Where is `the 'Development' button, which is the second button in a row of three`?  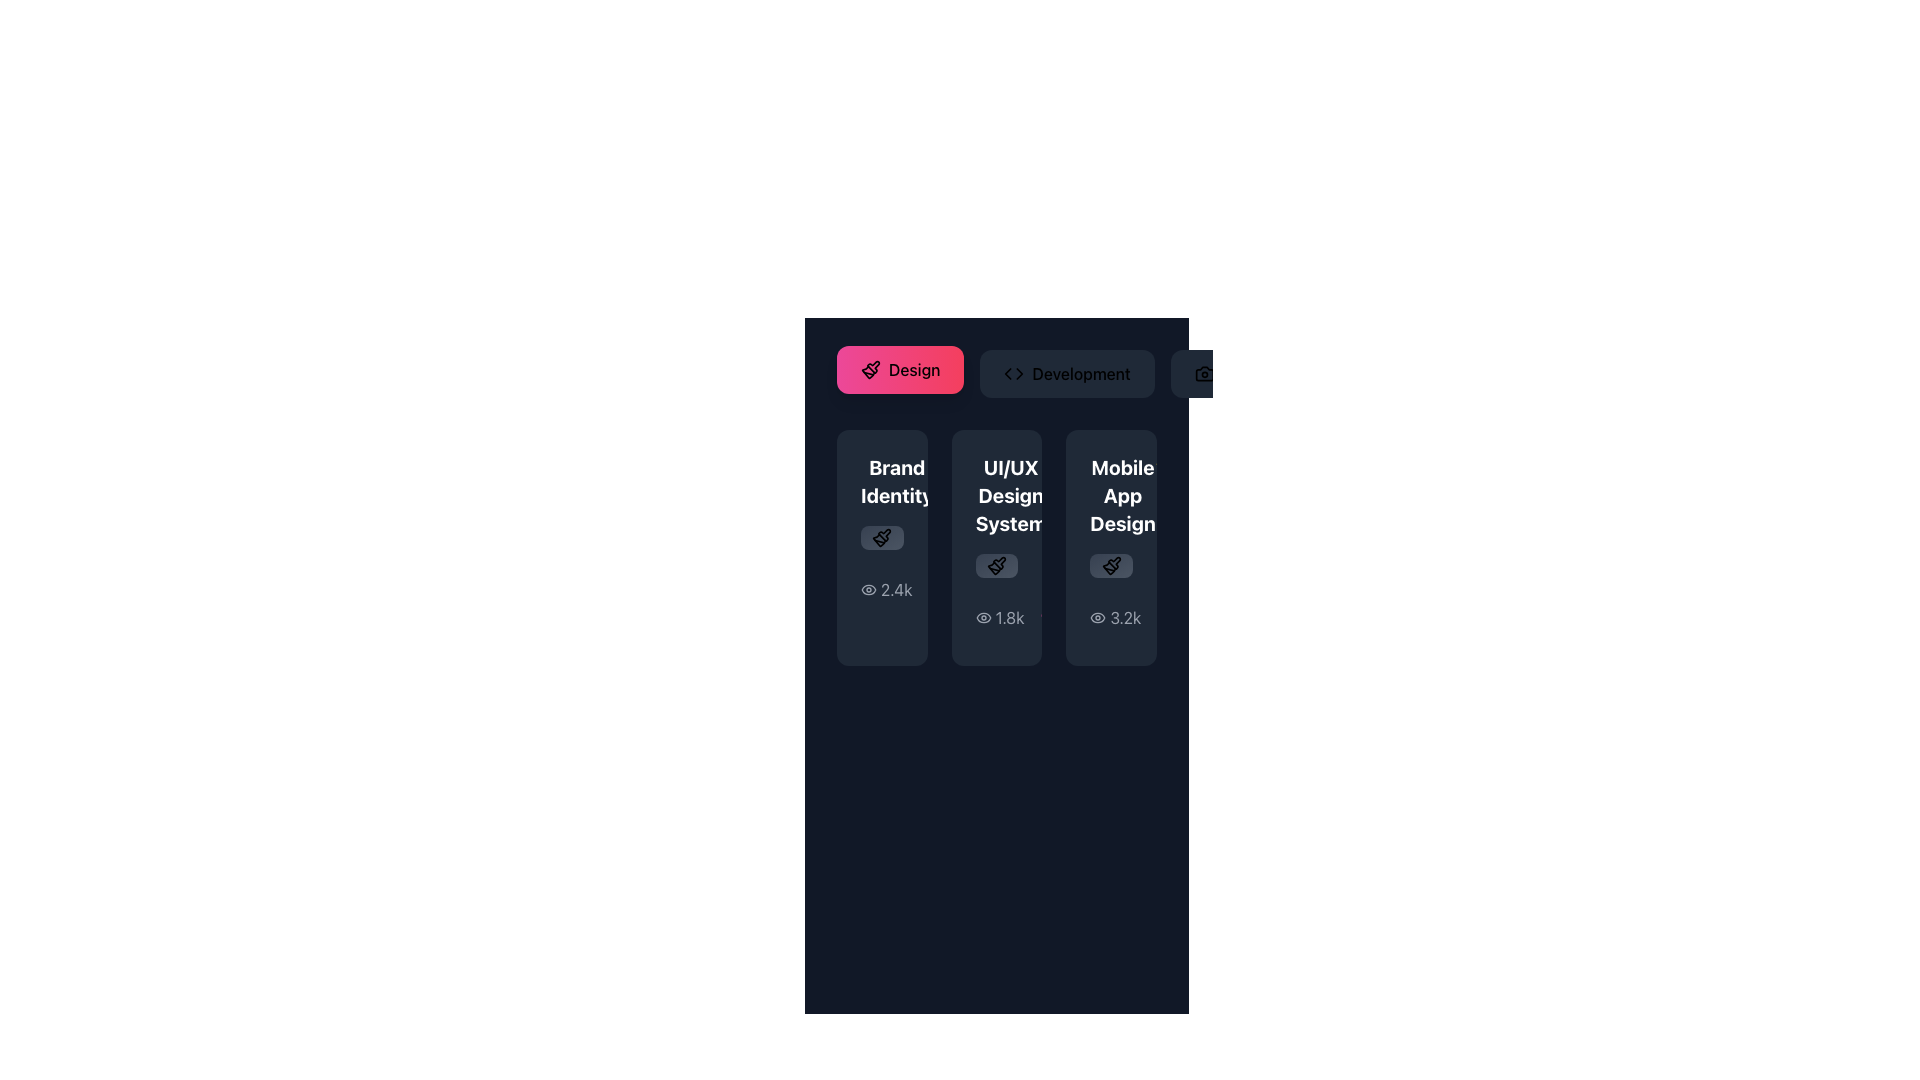
the 'Development' button, which is the second button in a row of three is located at coordinates (1066, 374).